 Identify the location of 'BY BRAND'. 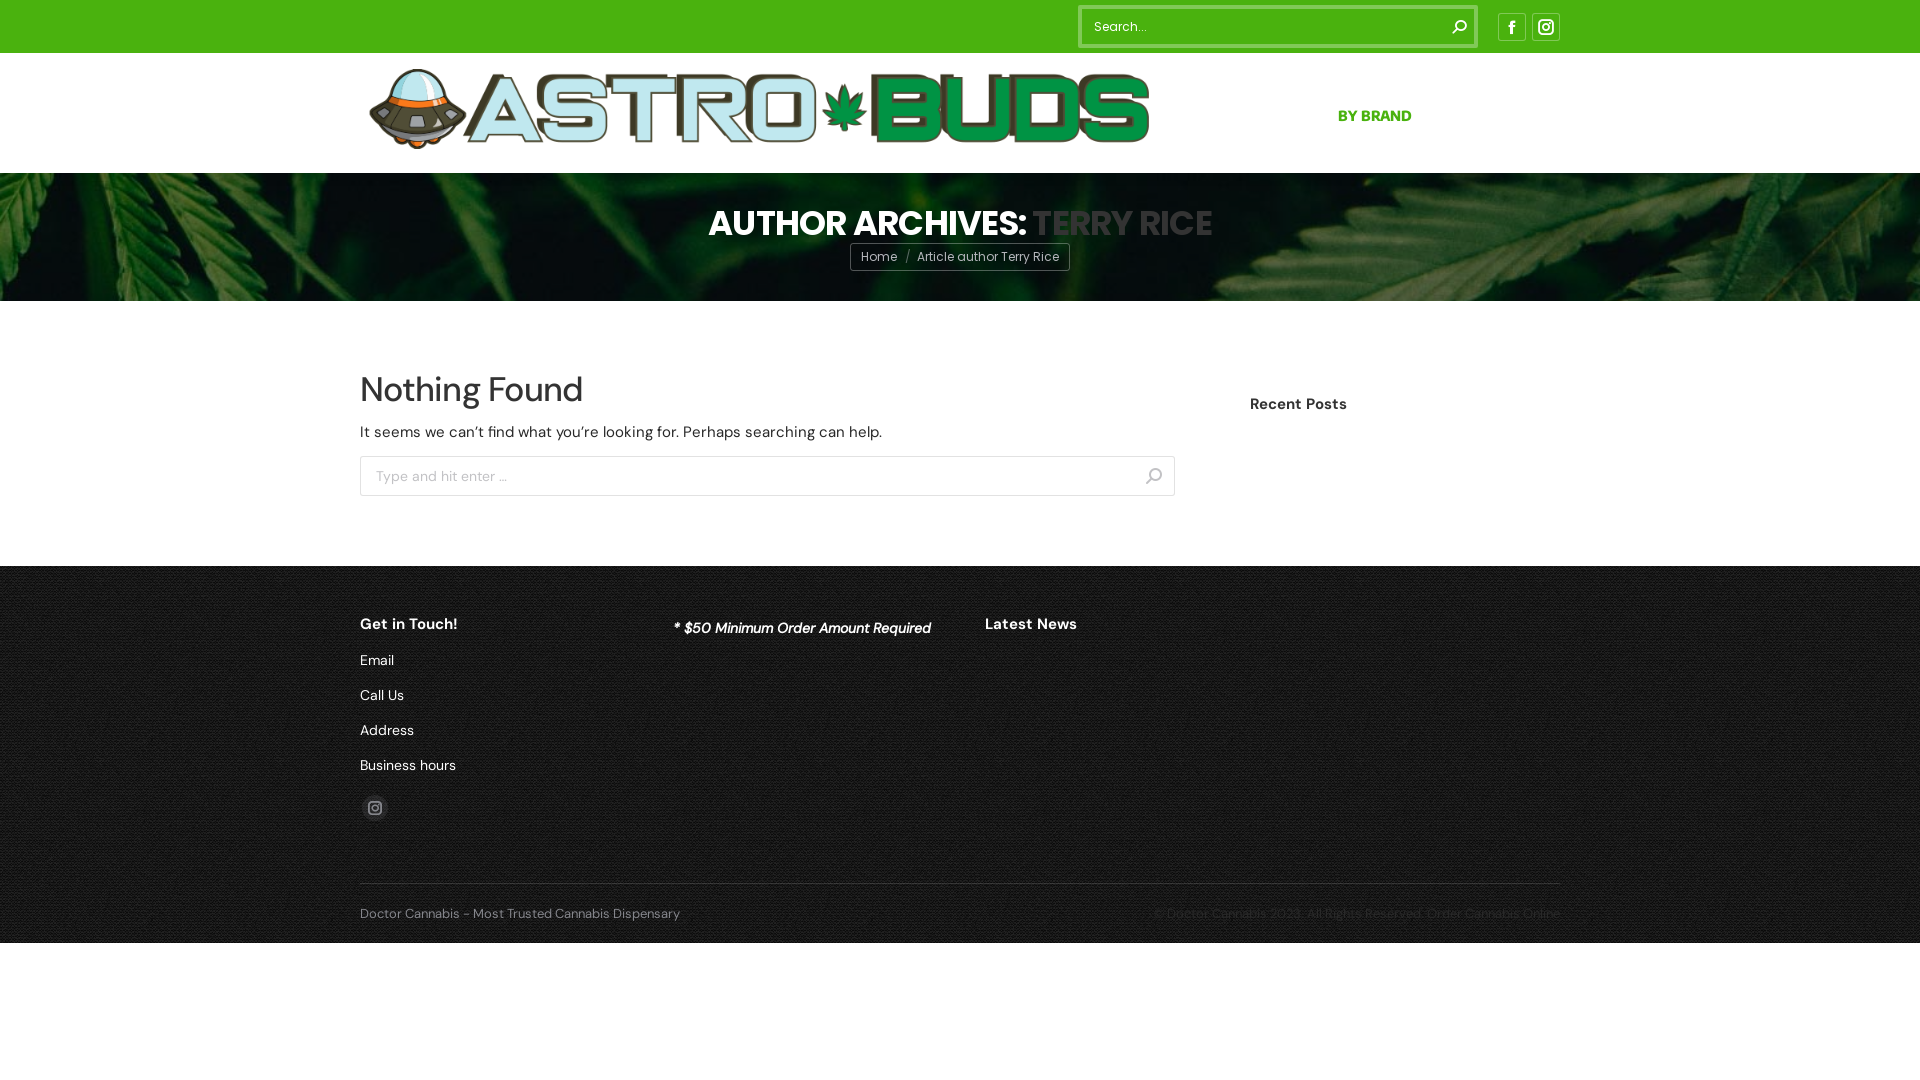
(1373, 112).